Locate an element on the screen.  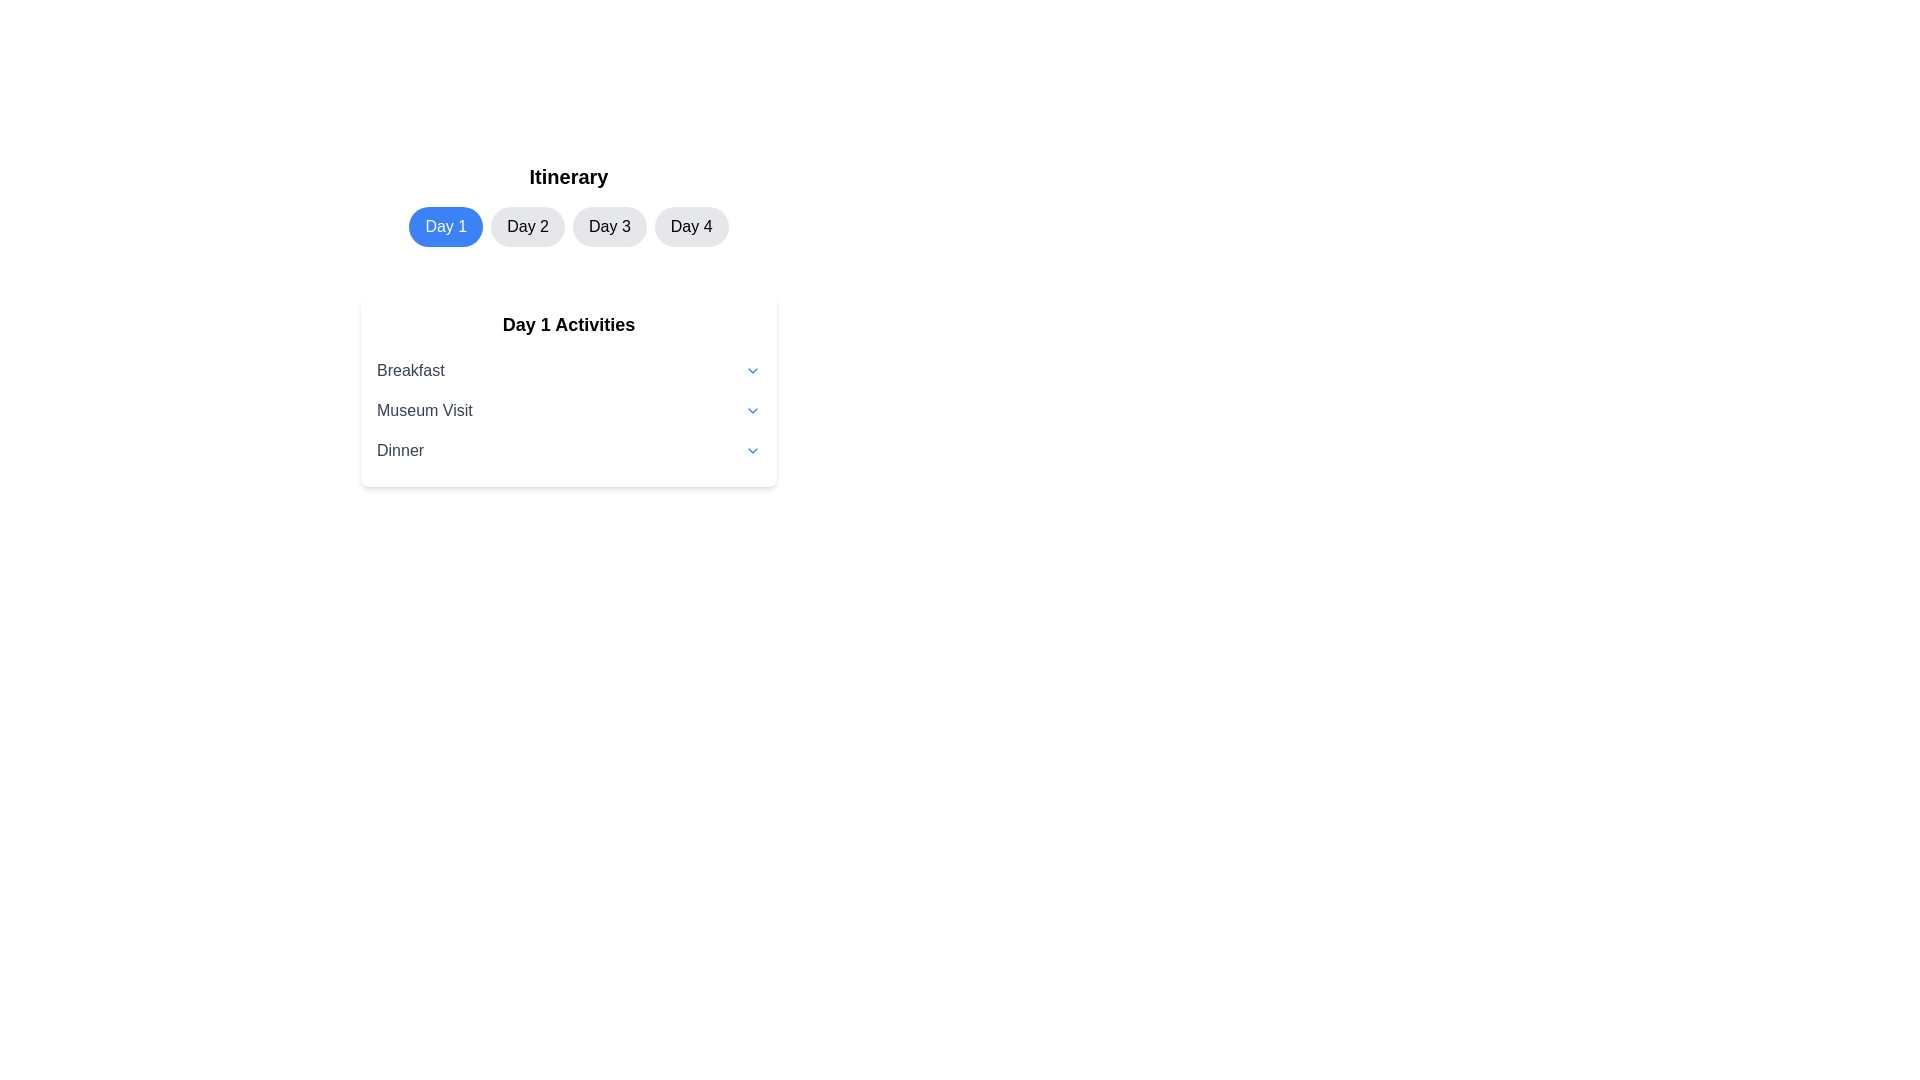
the small downward-facing chevron icon, which serves as a dropdown toggle next to the 'Dinner' text in the 'Day 1 Activities' list, to change its color is located at coordinates (752, 451).